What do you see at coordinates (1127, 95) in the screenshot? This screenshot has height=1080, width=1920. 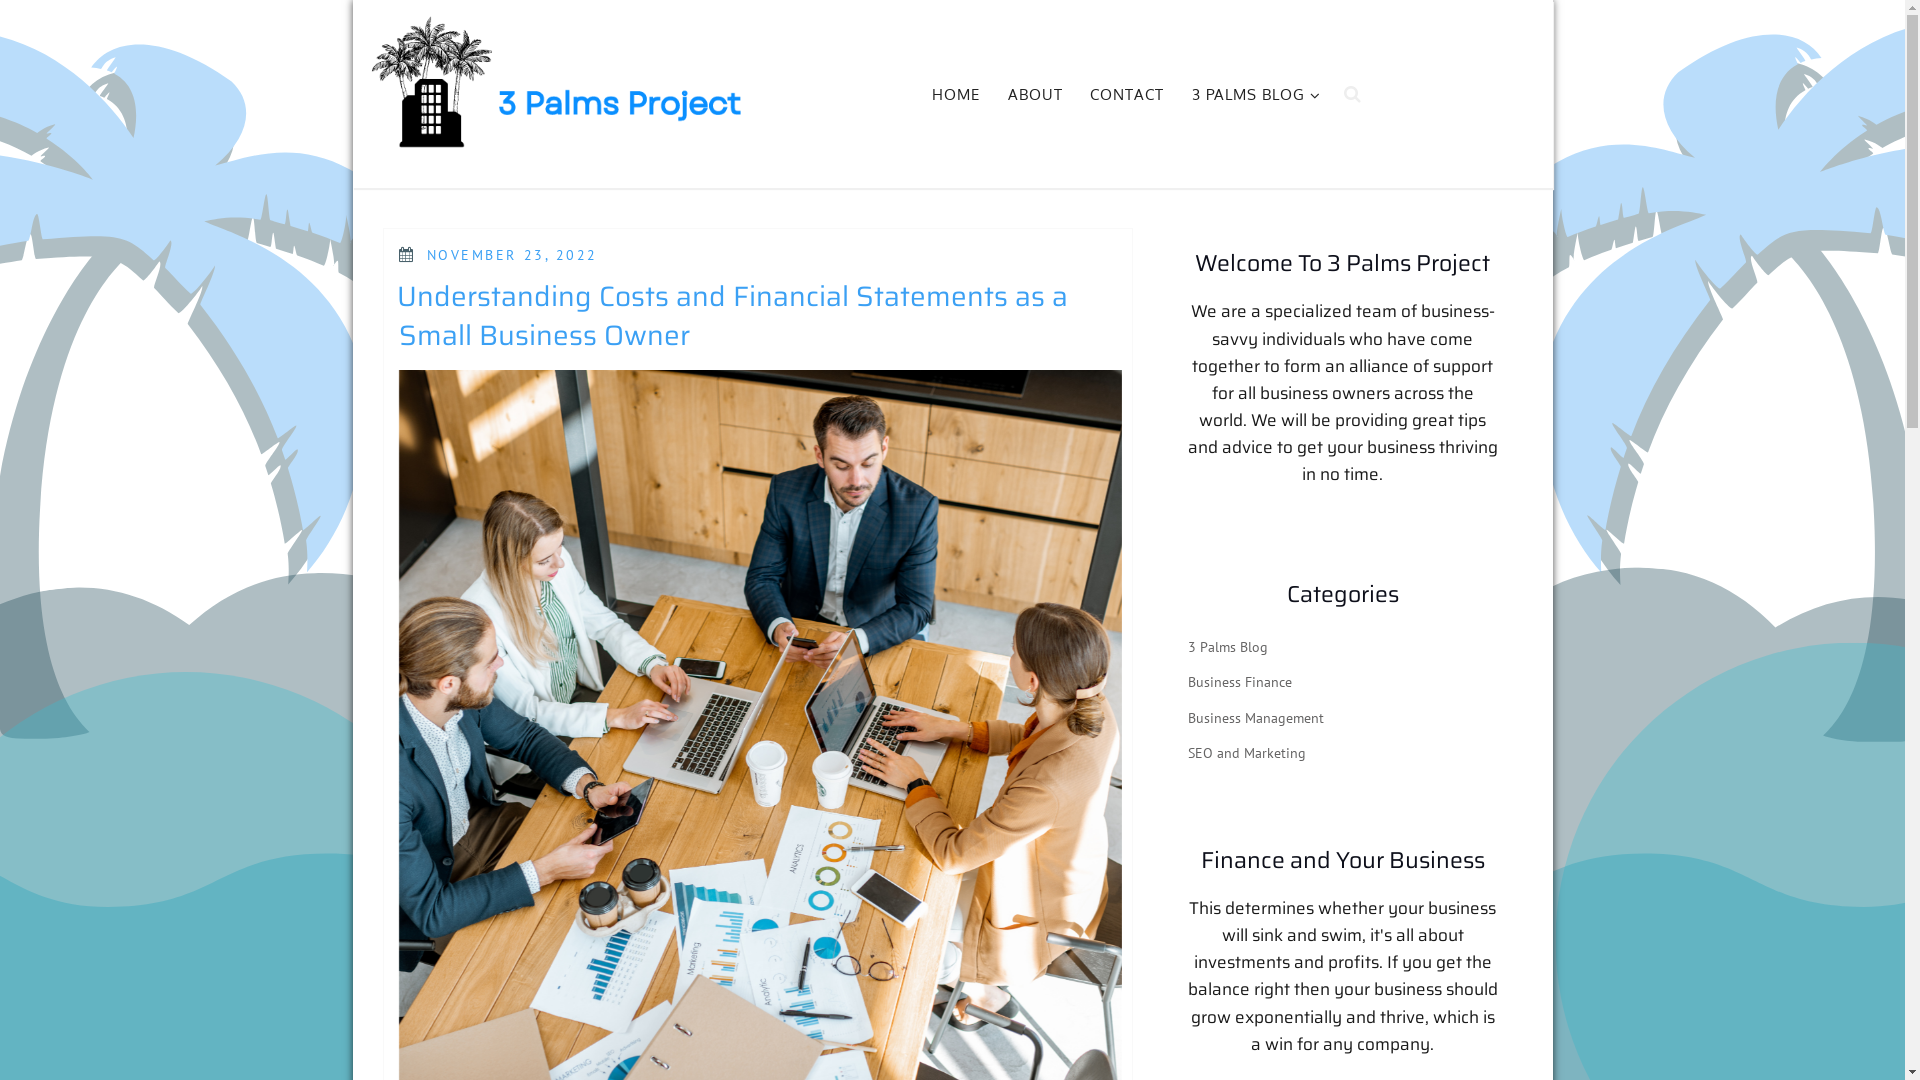 I see `'CONTACT'` at bounding box center [1127, 95].